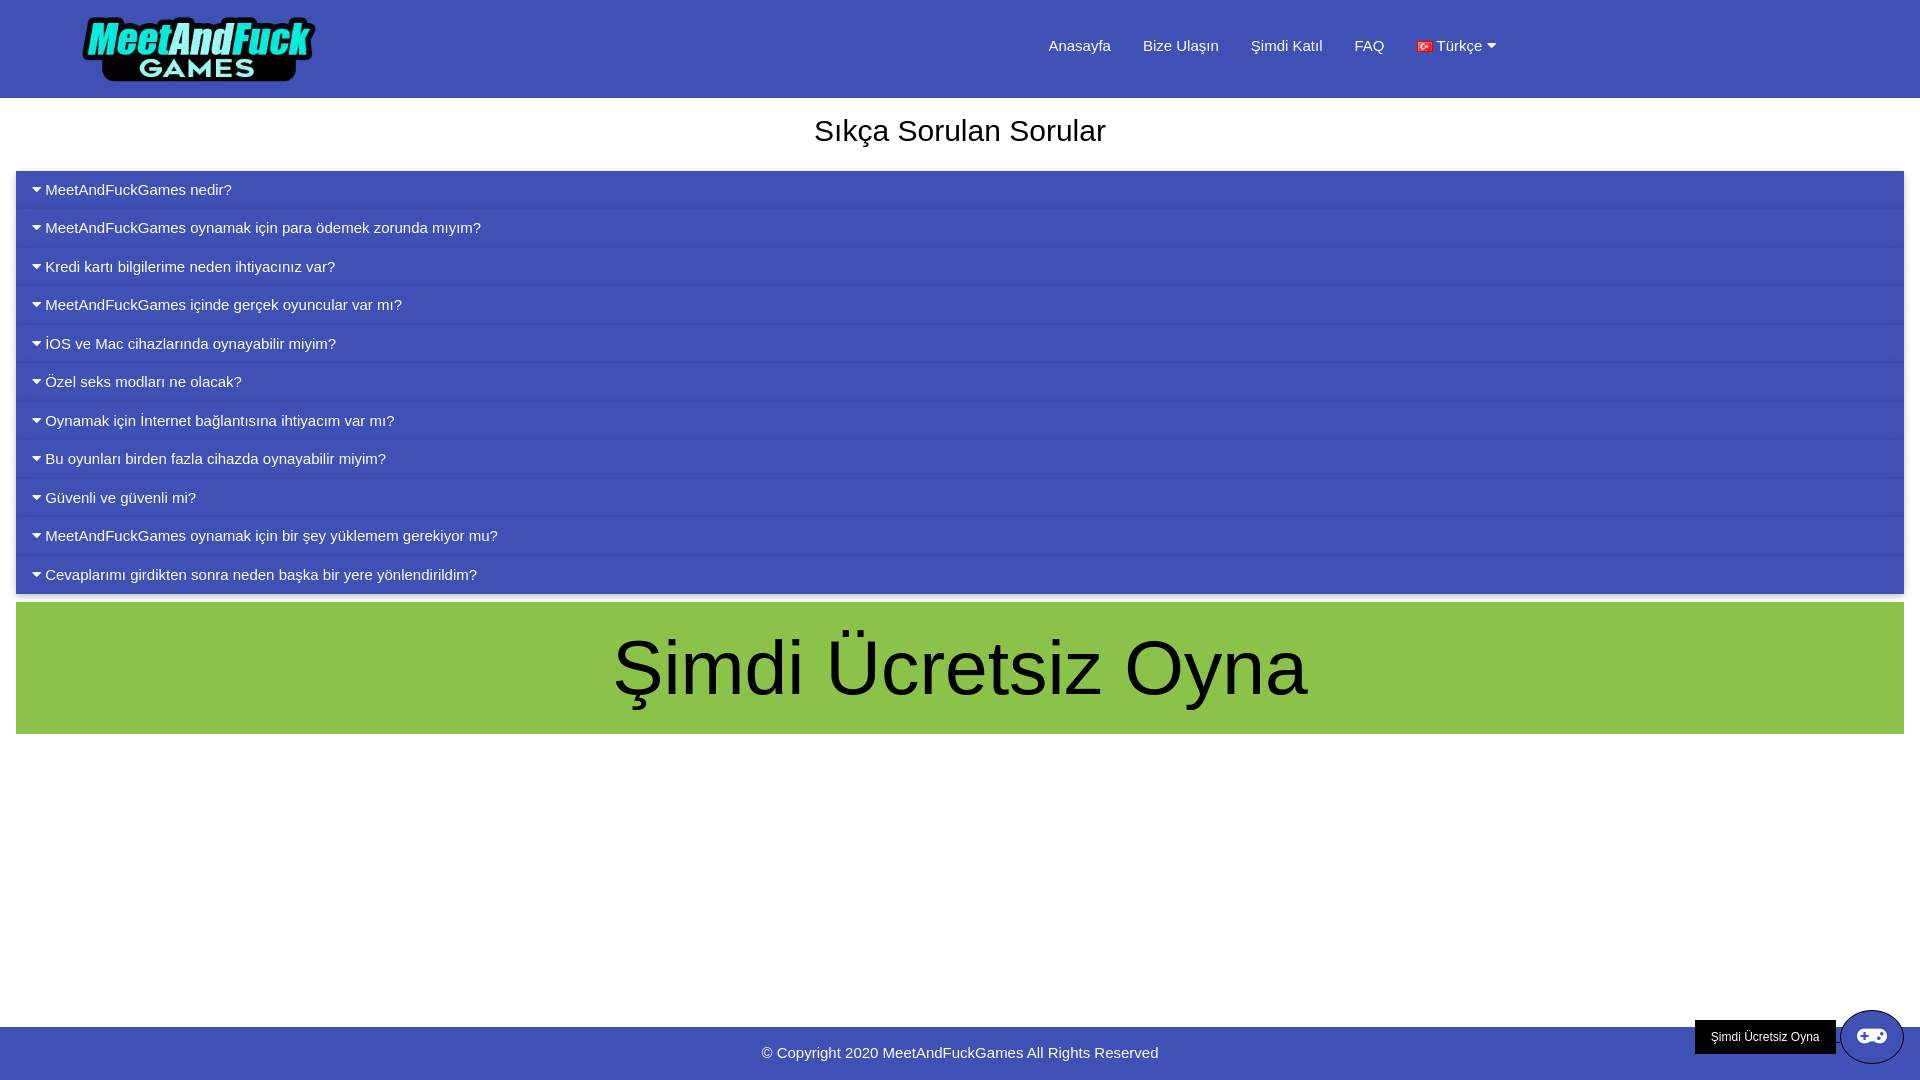 Image resolution: width=1920 pixels, height=1080 pixels. What do you see at coordinates (1078, 45) in the screenshot?
I see `'Anasayfa'` at bounding box center [1078, 45].